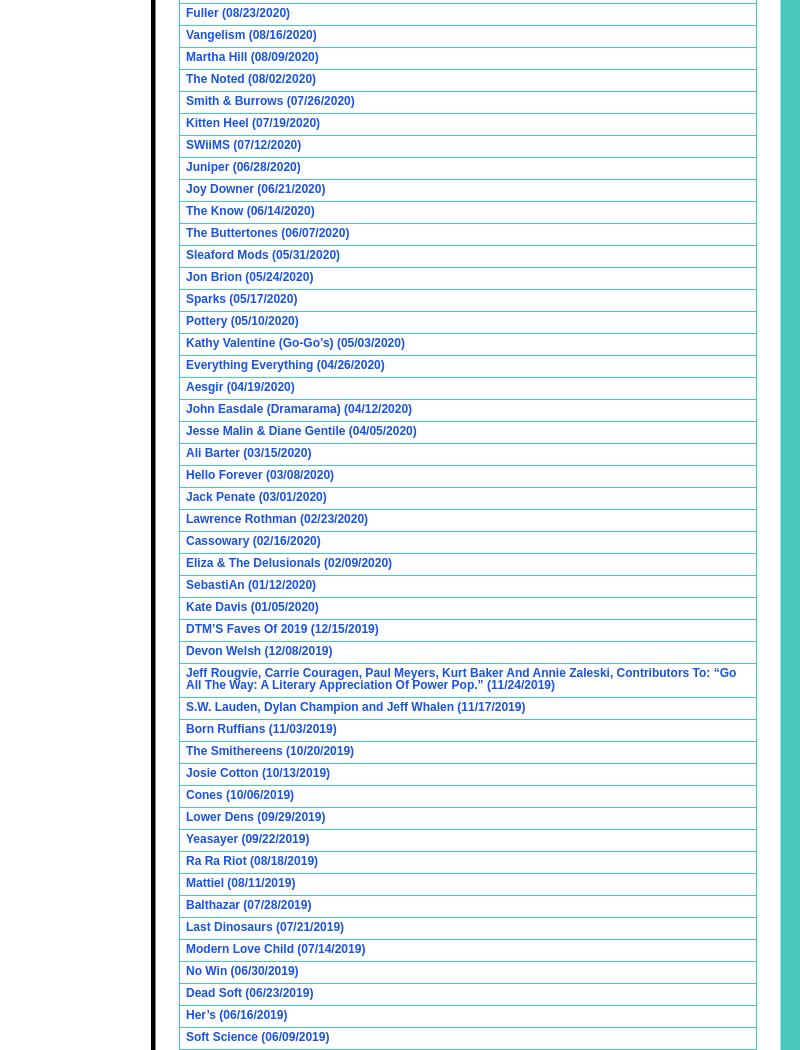 The image size is (800, 1050). Describe the element at coordinates (242, 166) in the screenshot. I see `'Juniper (06/28/2020)'` at that location.